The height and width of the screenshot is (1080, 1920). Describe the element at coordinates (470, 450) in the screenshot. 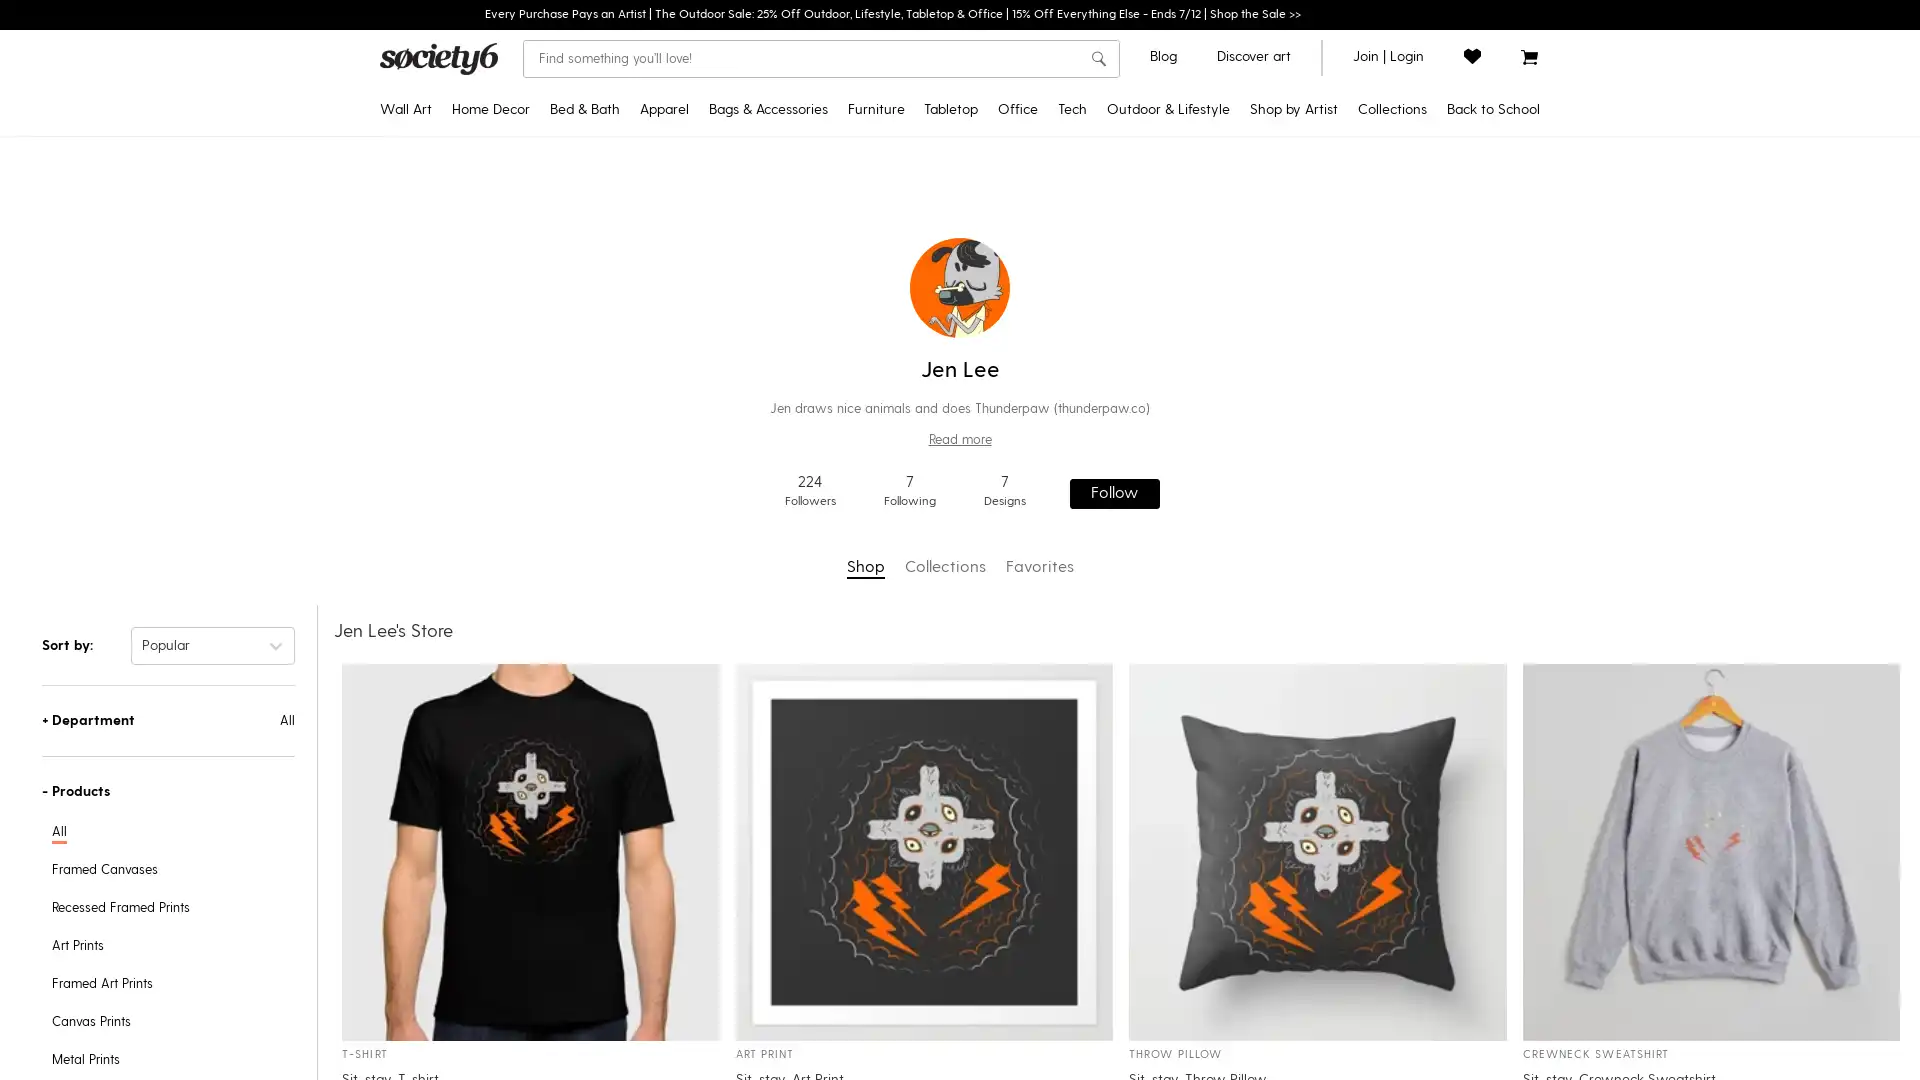

I see `Wall Hangings` at that location.